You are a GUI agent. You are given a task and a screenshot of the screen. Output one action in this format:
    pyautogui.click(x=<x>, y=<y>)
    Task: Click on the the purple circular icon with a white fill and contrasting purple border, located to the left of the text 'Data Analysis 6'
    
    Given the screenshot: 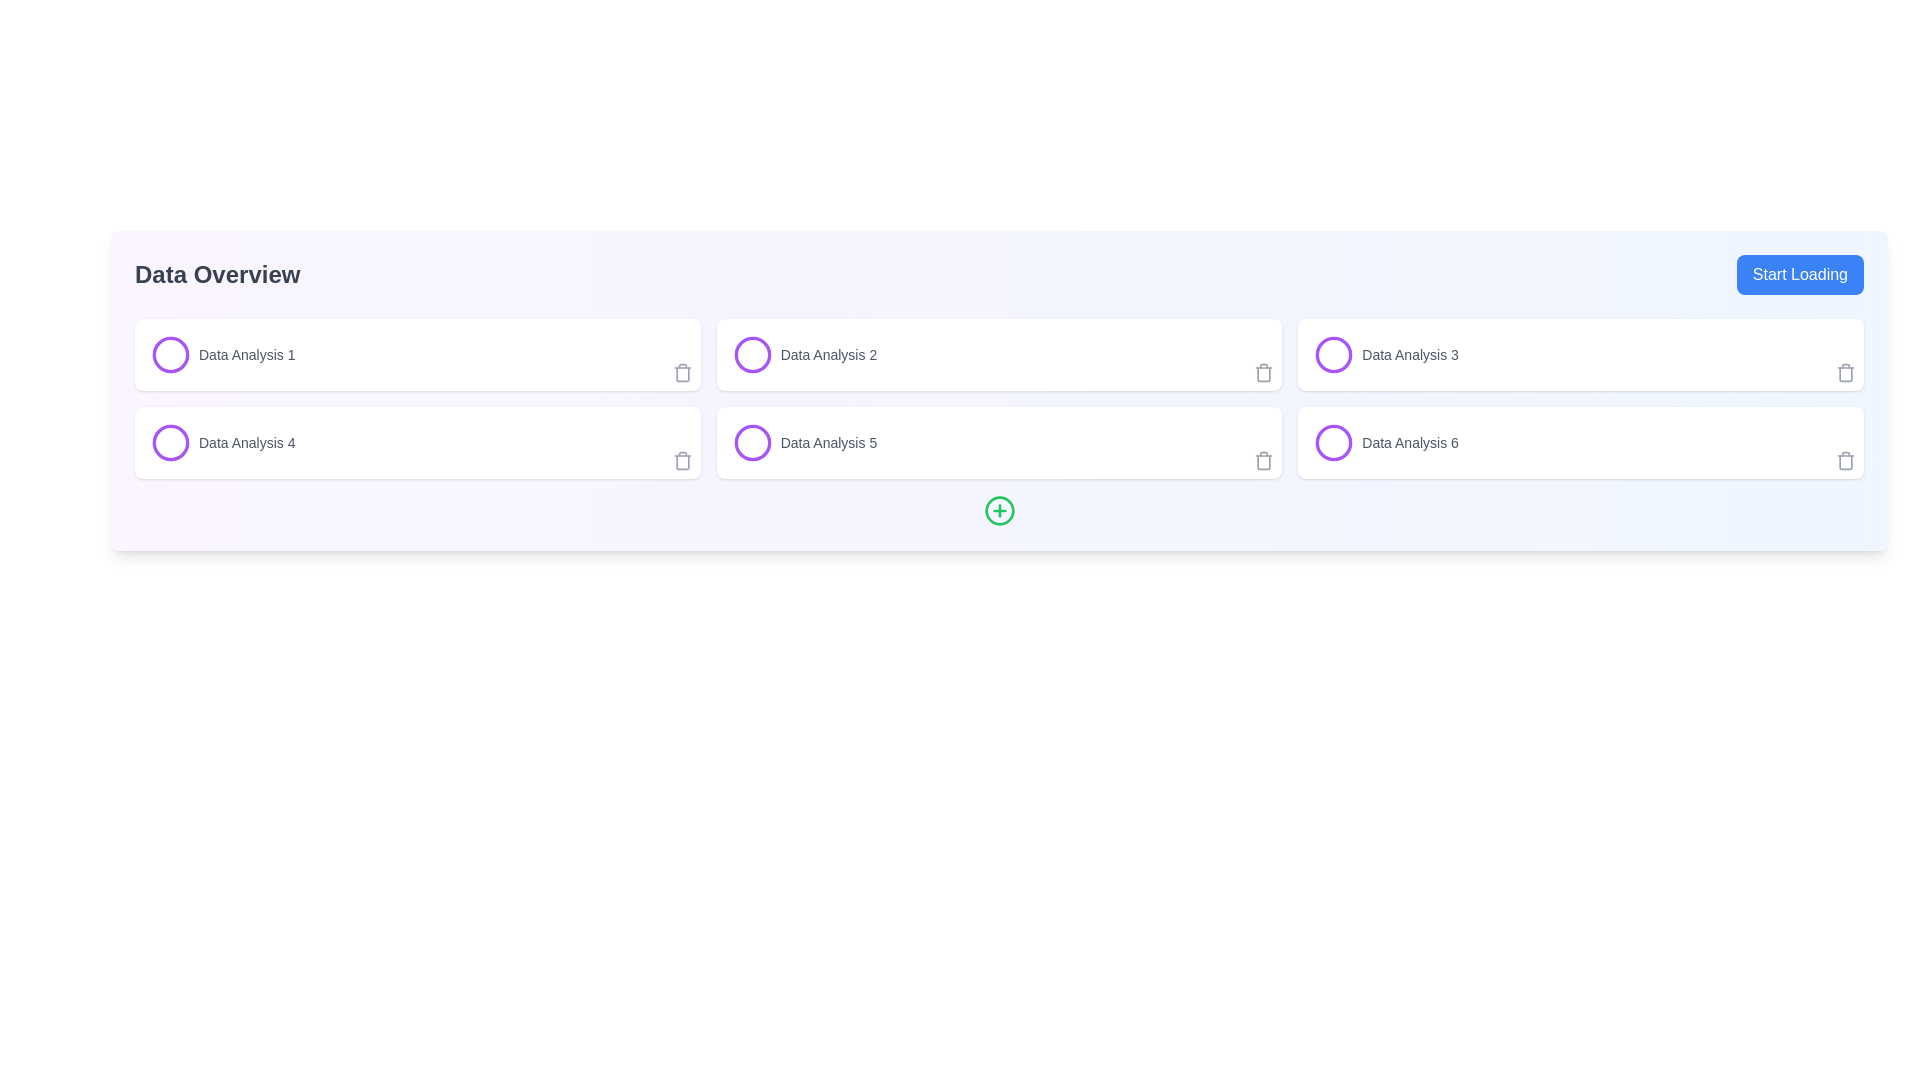 What is the action you would take?
    pyautogui.click(x=1334, y=442)
    